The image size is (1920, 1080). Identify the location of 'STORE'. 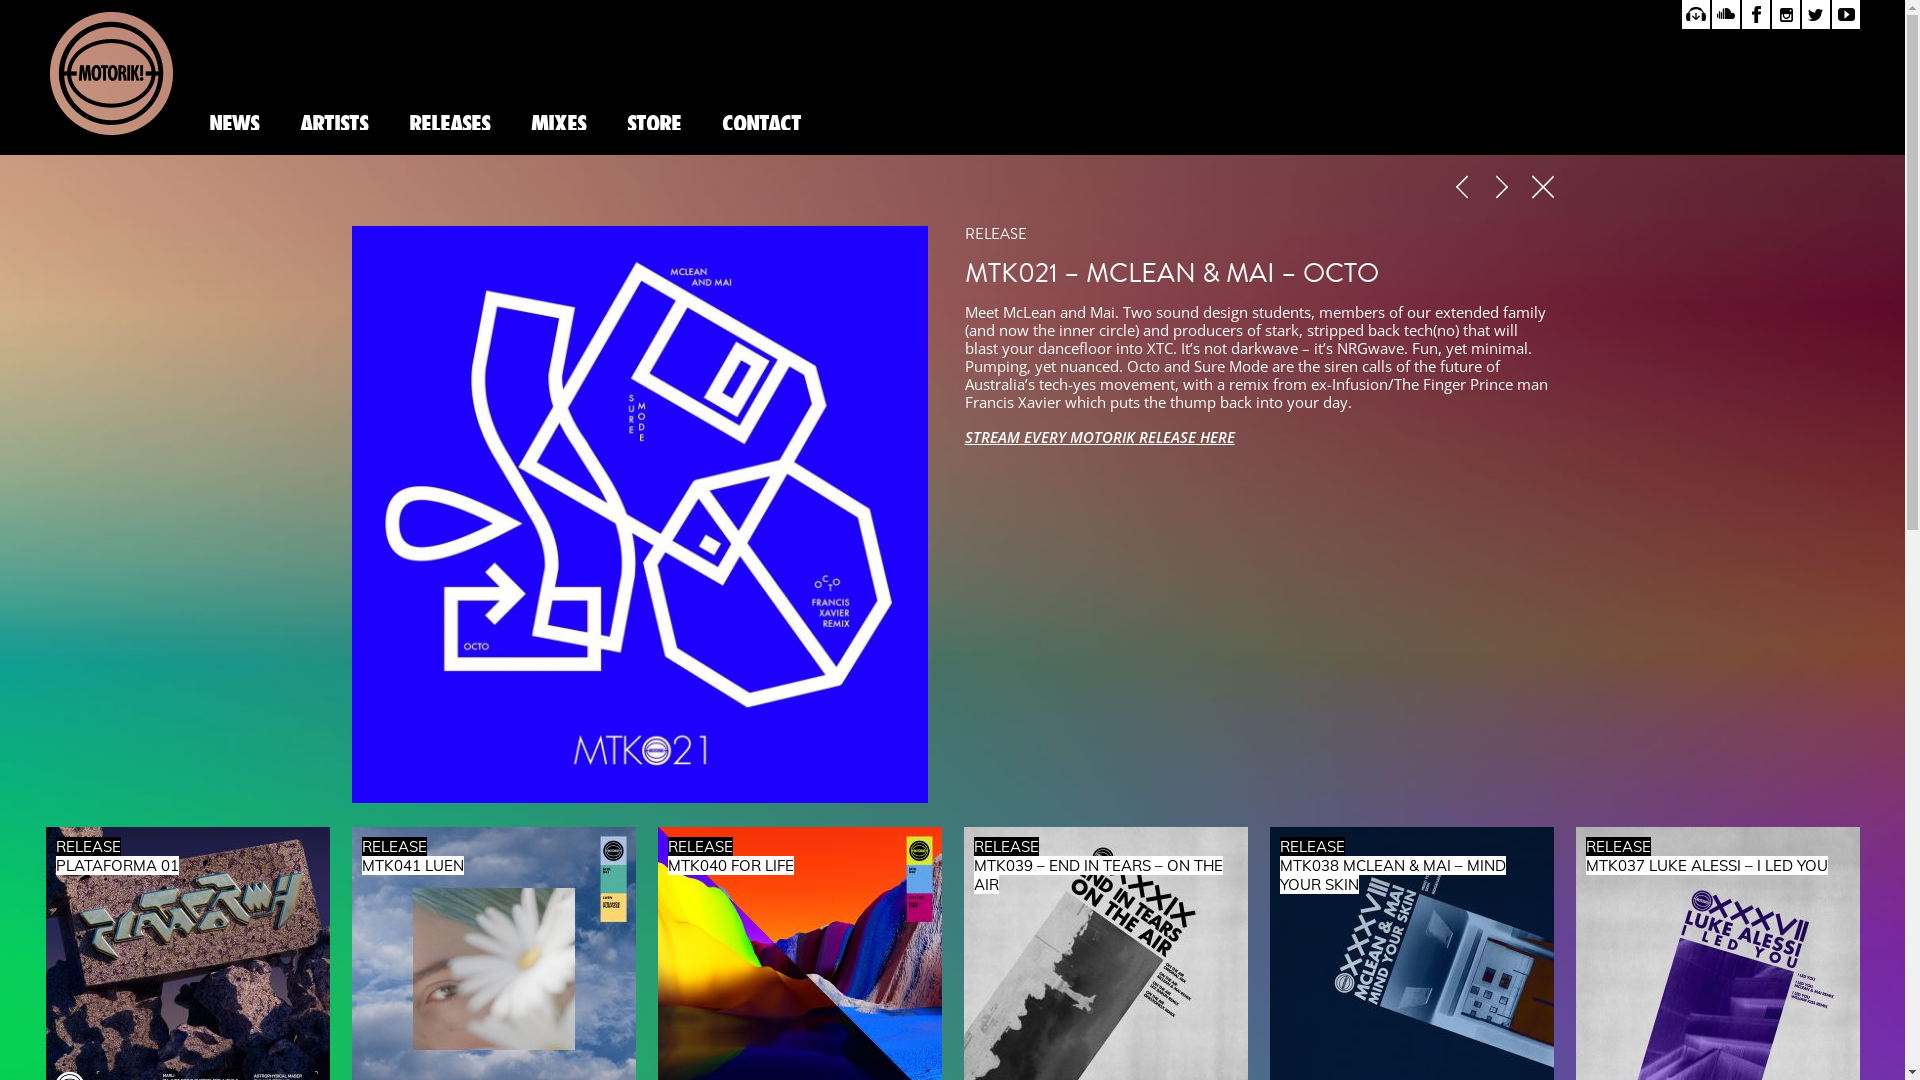
(653, 120).